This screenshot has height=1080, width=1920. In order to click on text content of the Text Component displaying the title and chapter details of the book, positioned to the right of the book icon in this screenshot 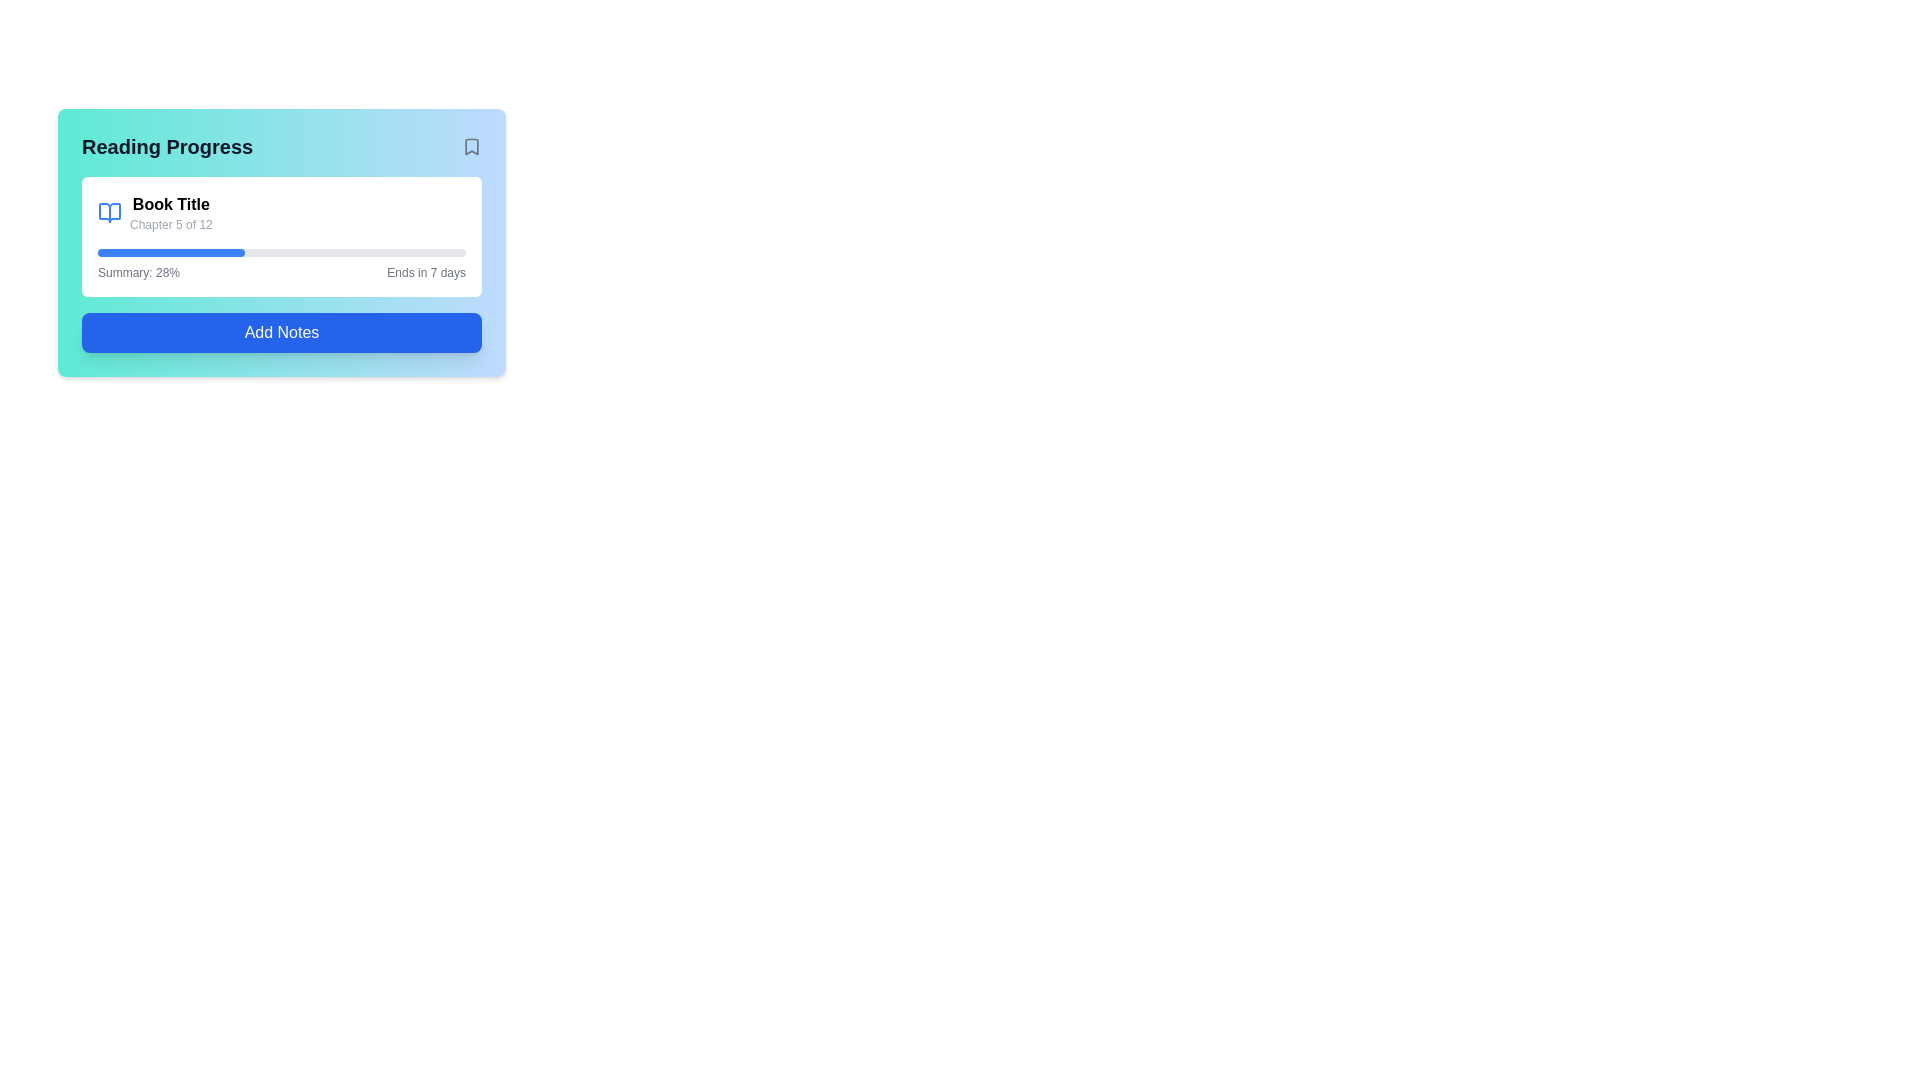, I will do `click(171, 212)`.